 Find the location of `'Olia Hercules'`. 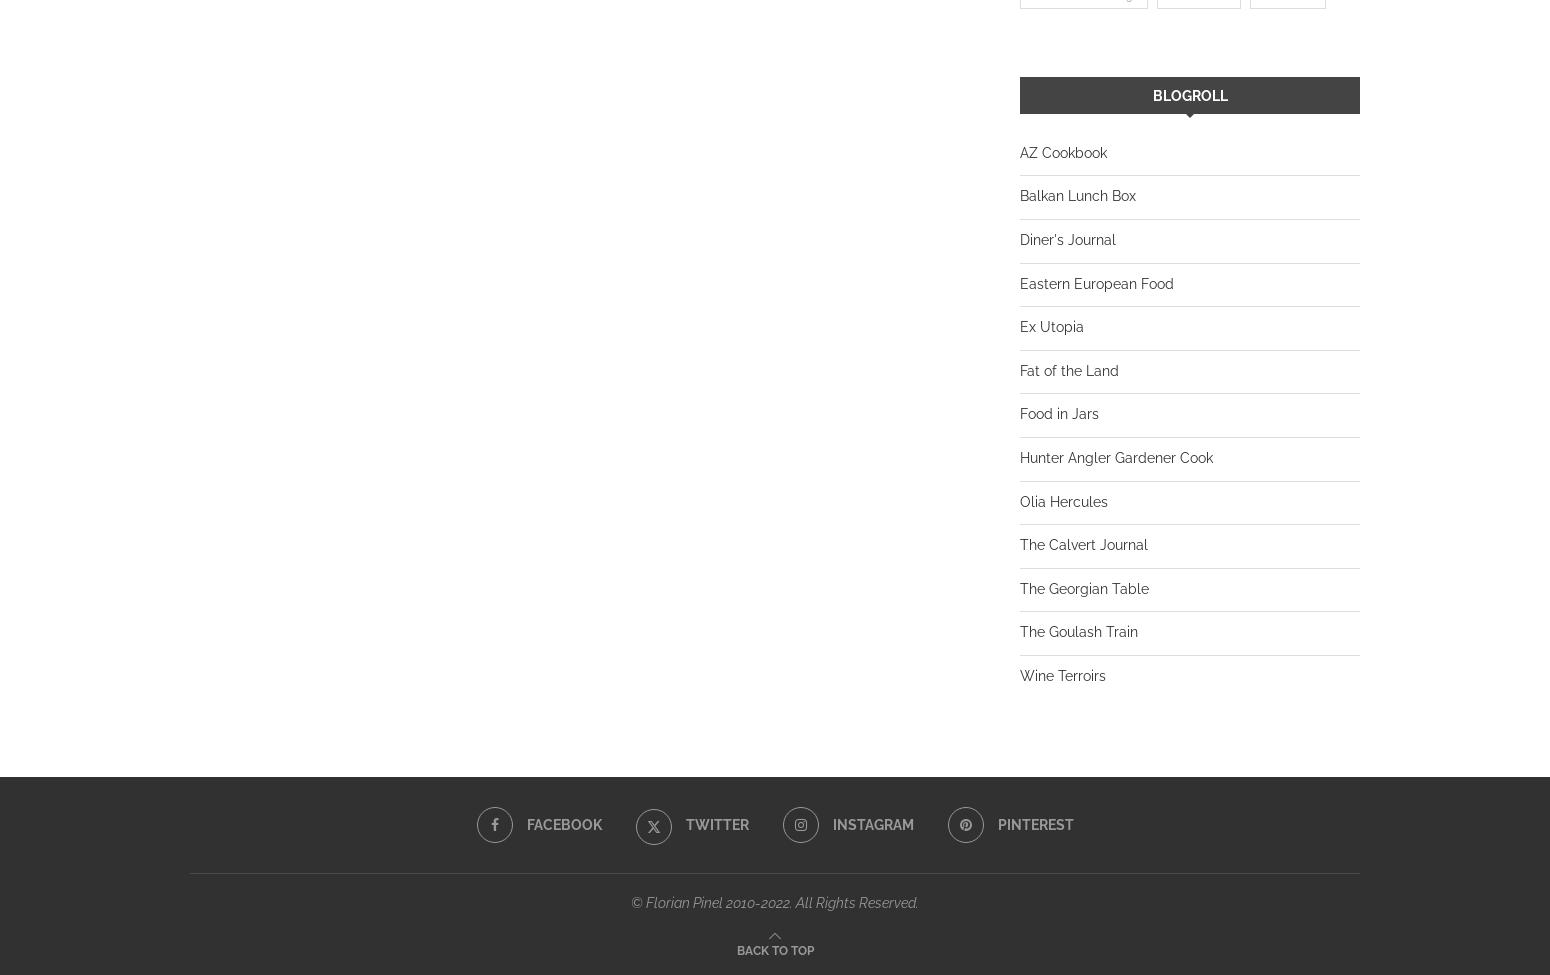

'Olia Hercules' is located at coordinates (1064, 499).